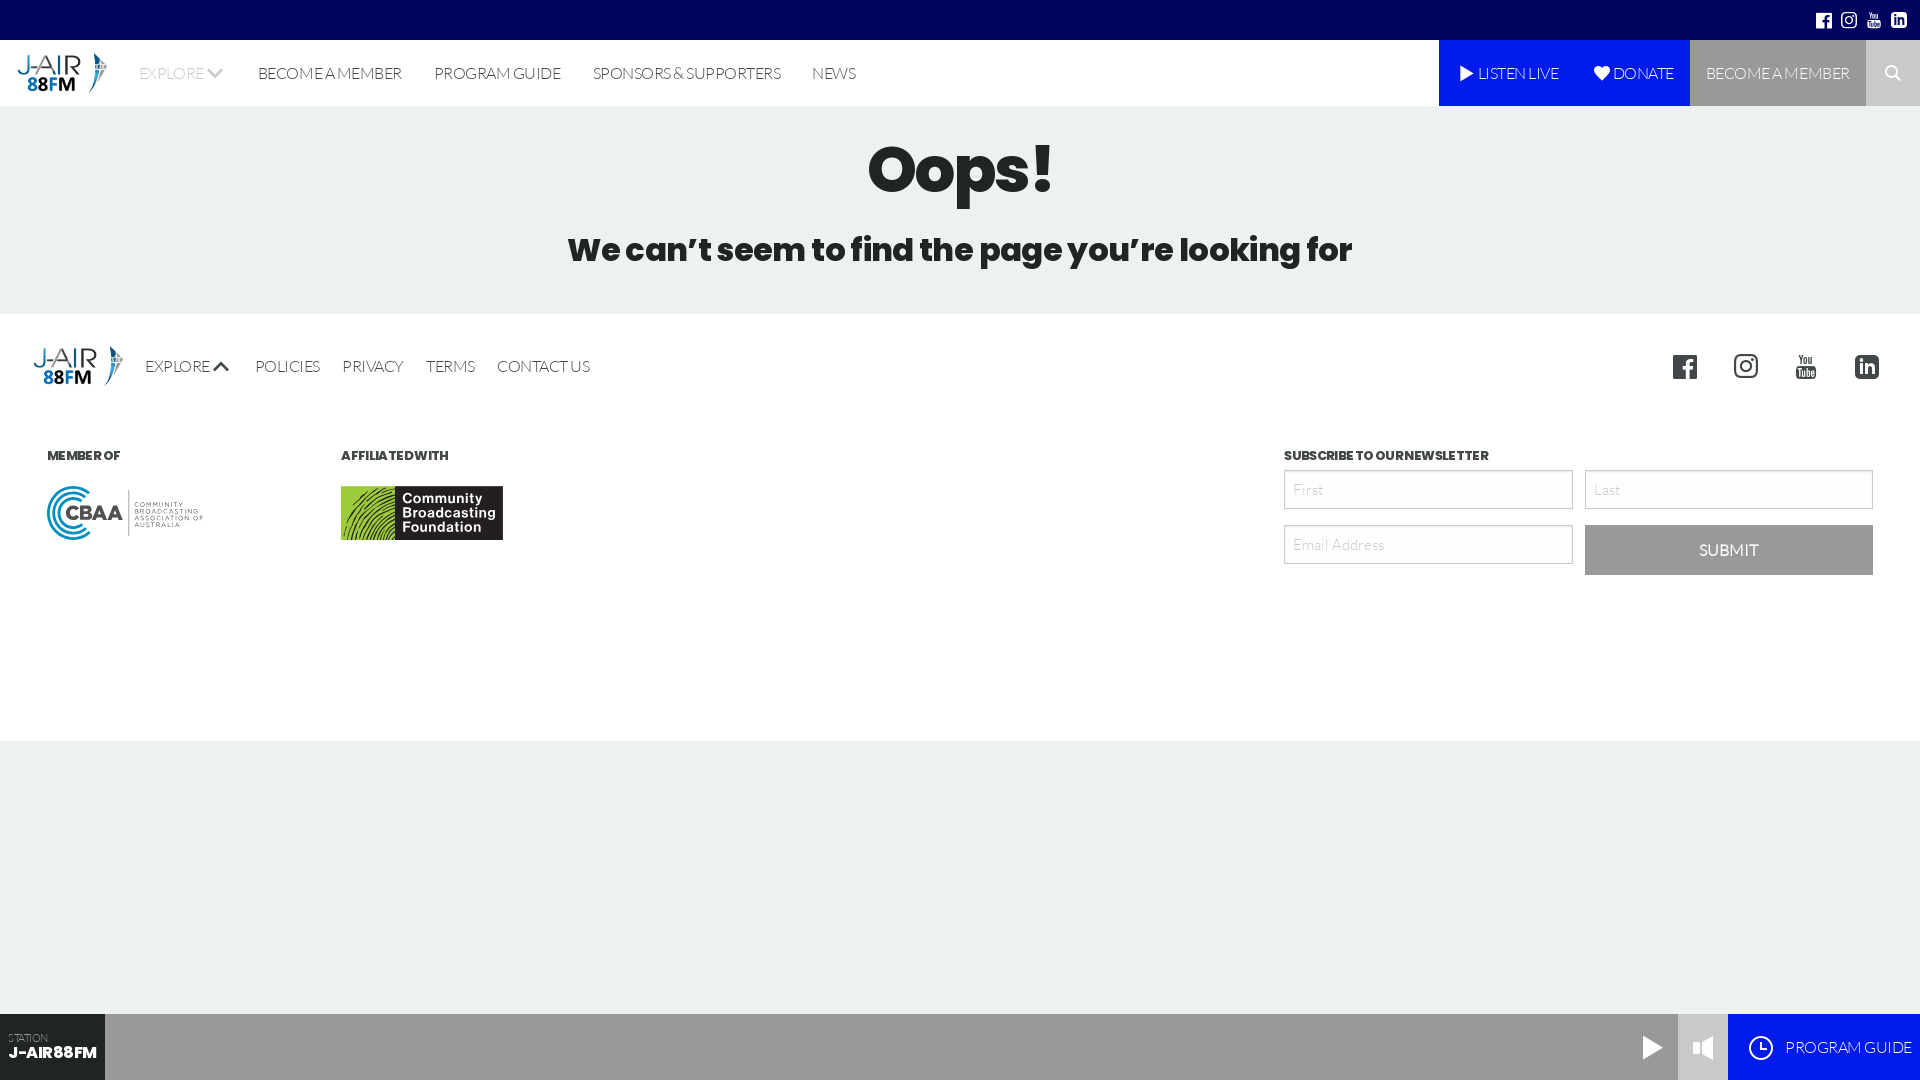  What do you see at coordinates (833, 72) in the screenshot?
I see `'NEWS'` at bounding box center [833, 72].